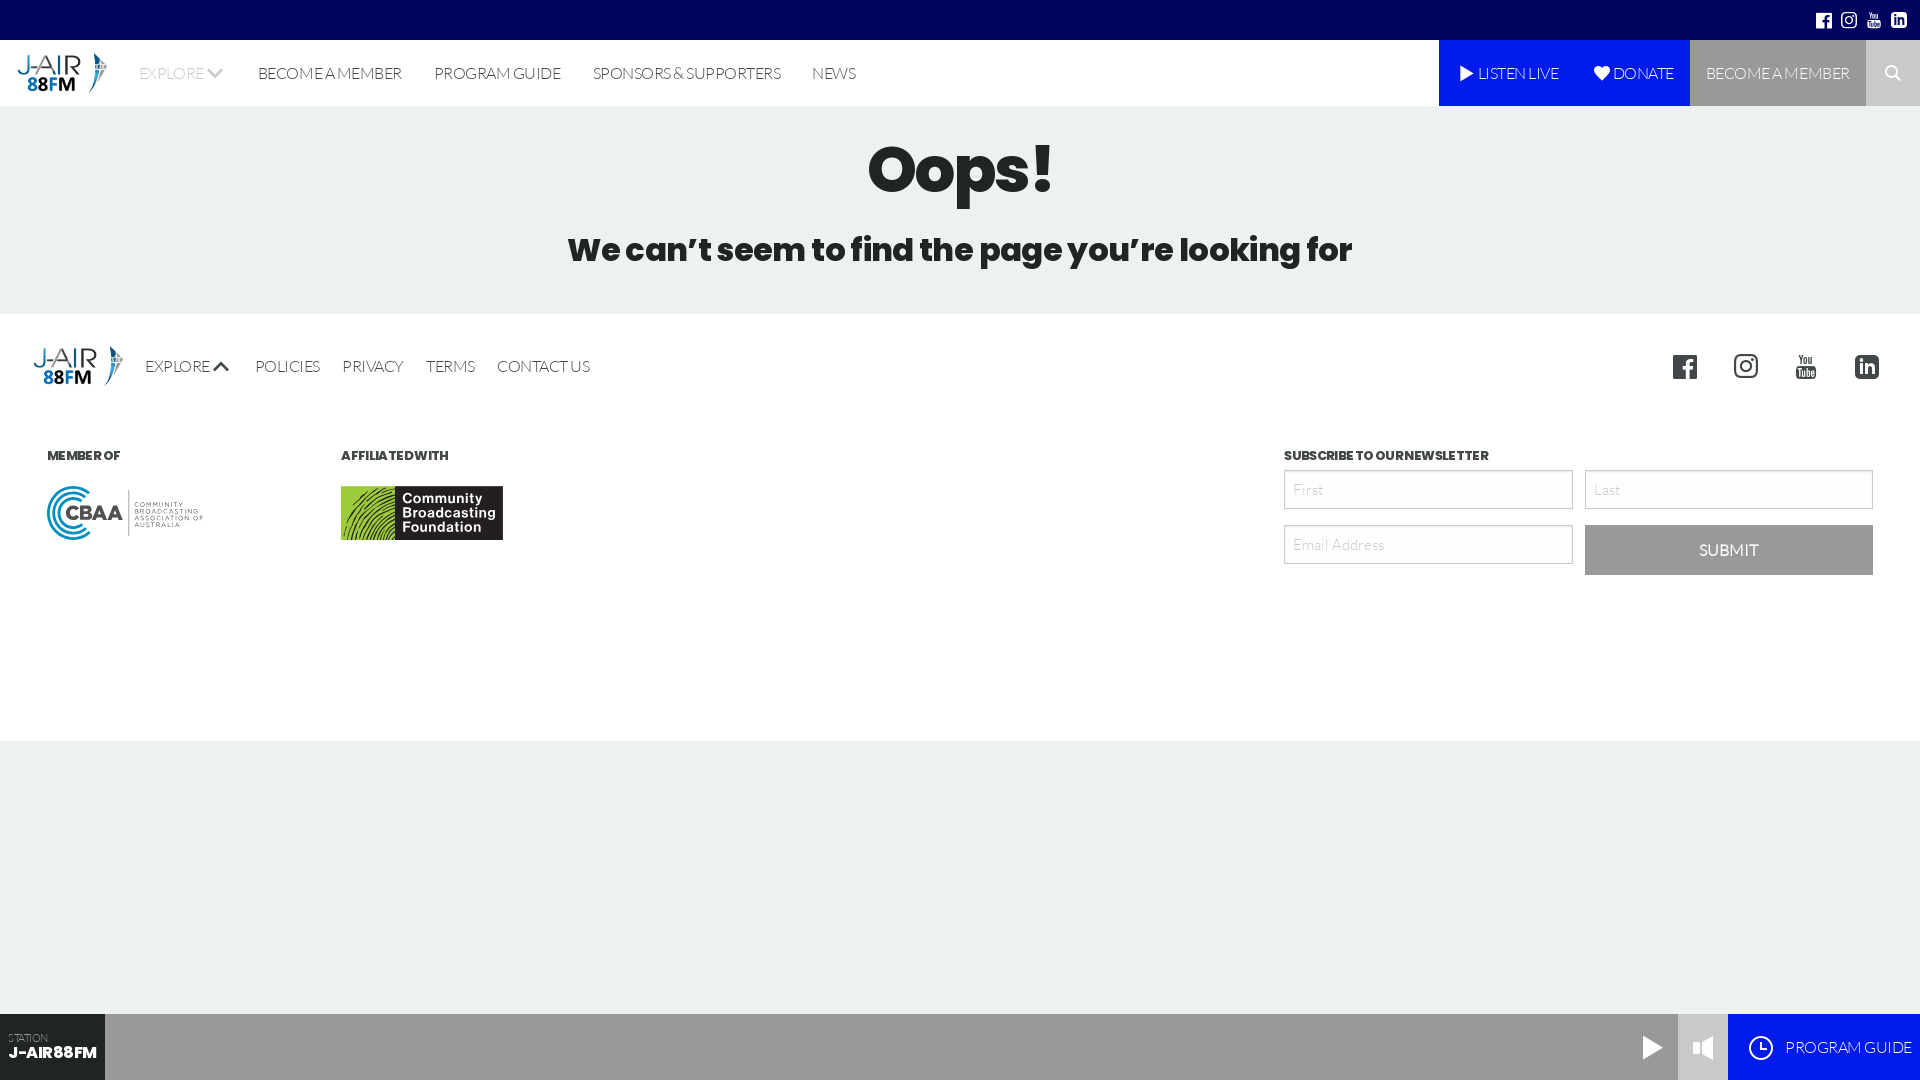  What do you see at coordinates (833, 72) in the screenshot?
I see `'NEWS'` at bounding box center [833, 72].